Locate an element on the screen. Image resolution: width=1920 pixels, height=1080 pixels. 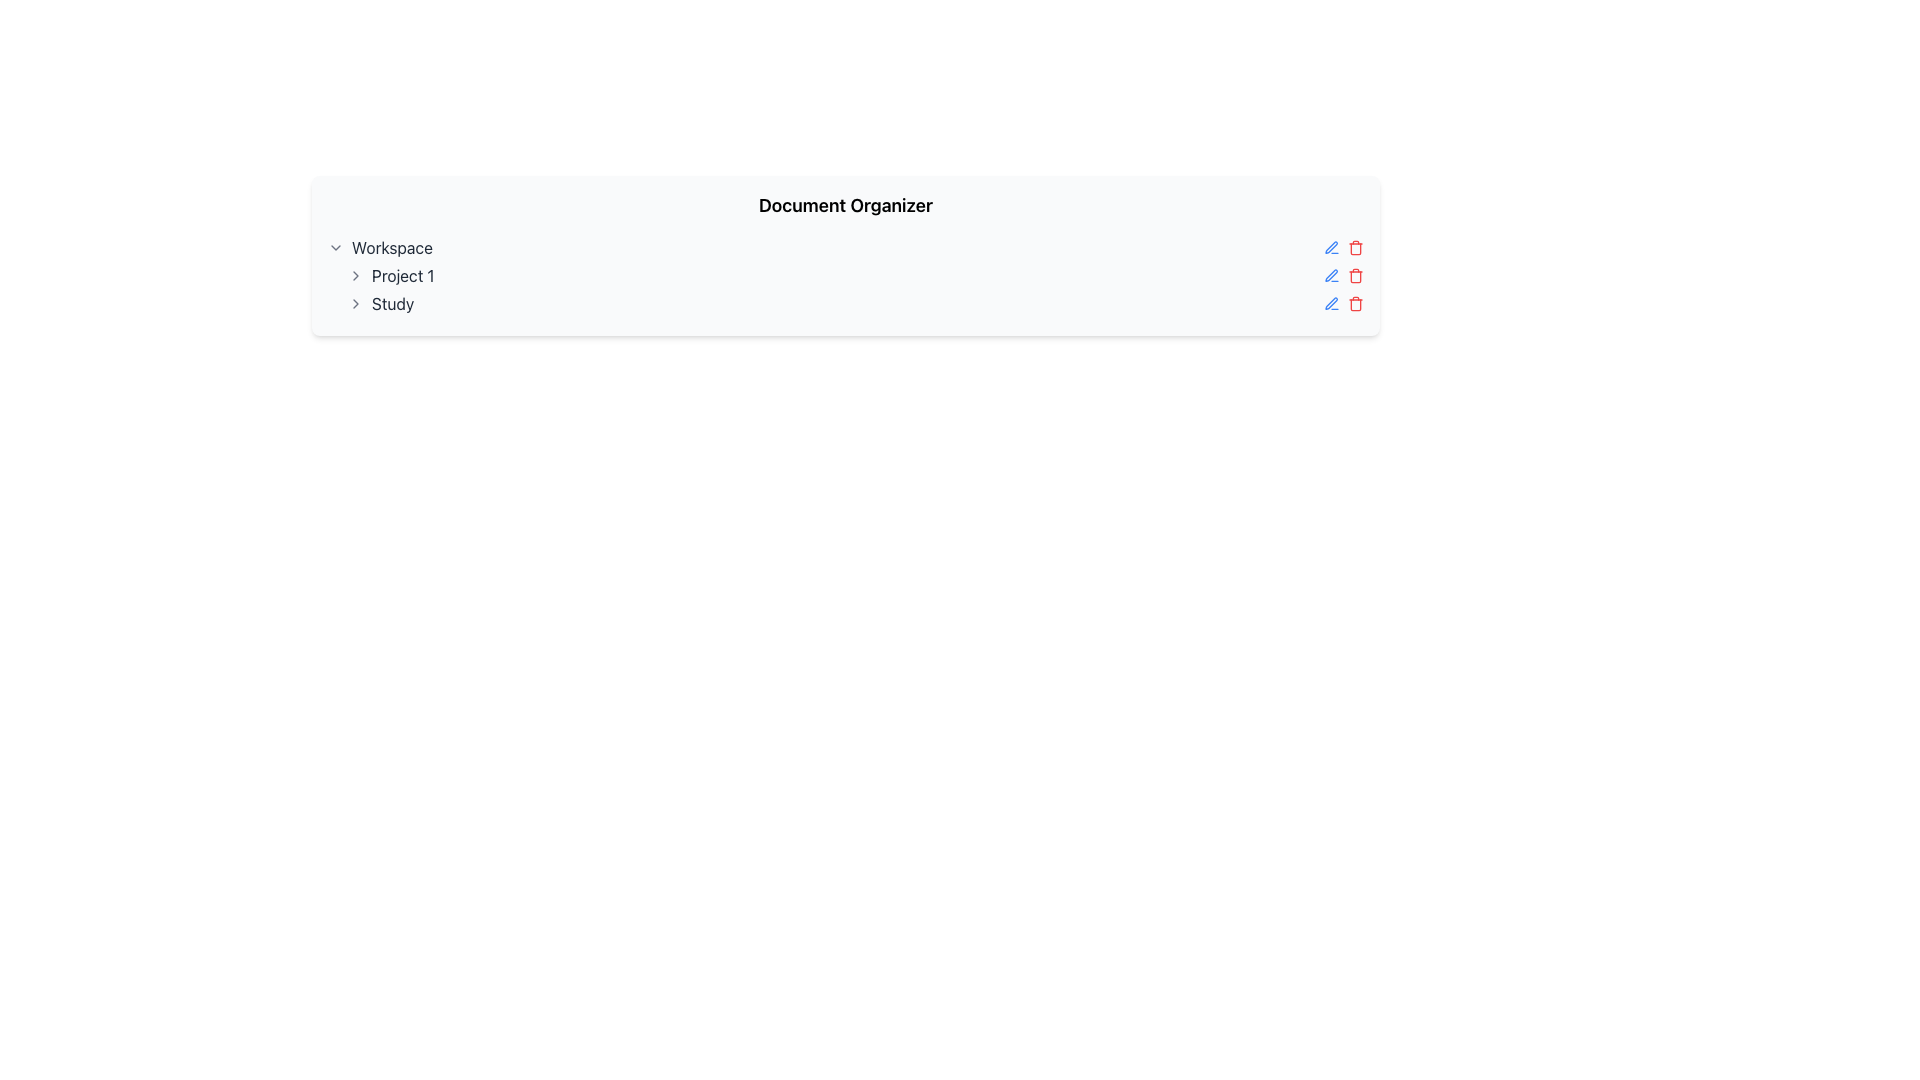
the Trash/Delete icon located on the right side of the icon row is located at coordinates (1356, 246).